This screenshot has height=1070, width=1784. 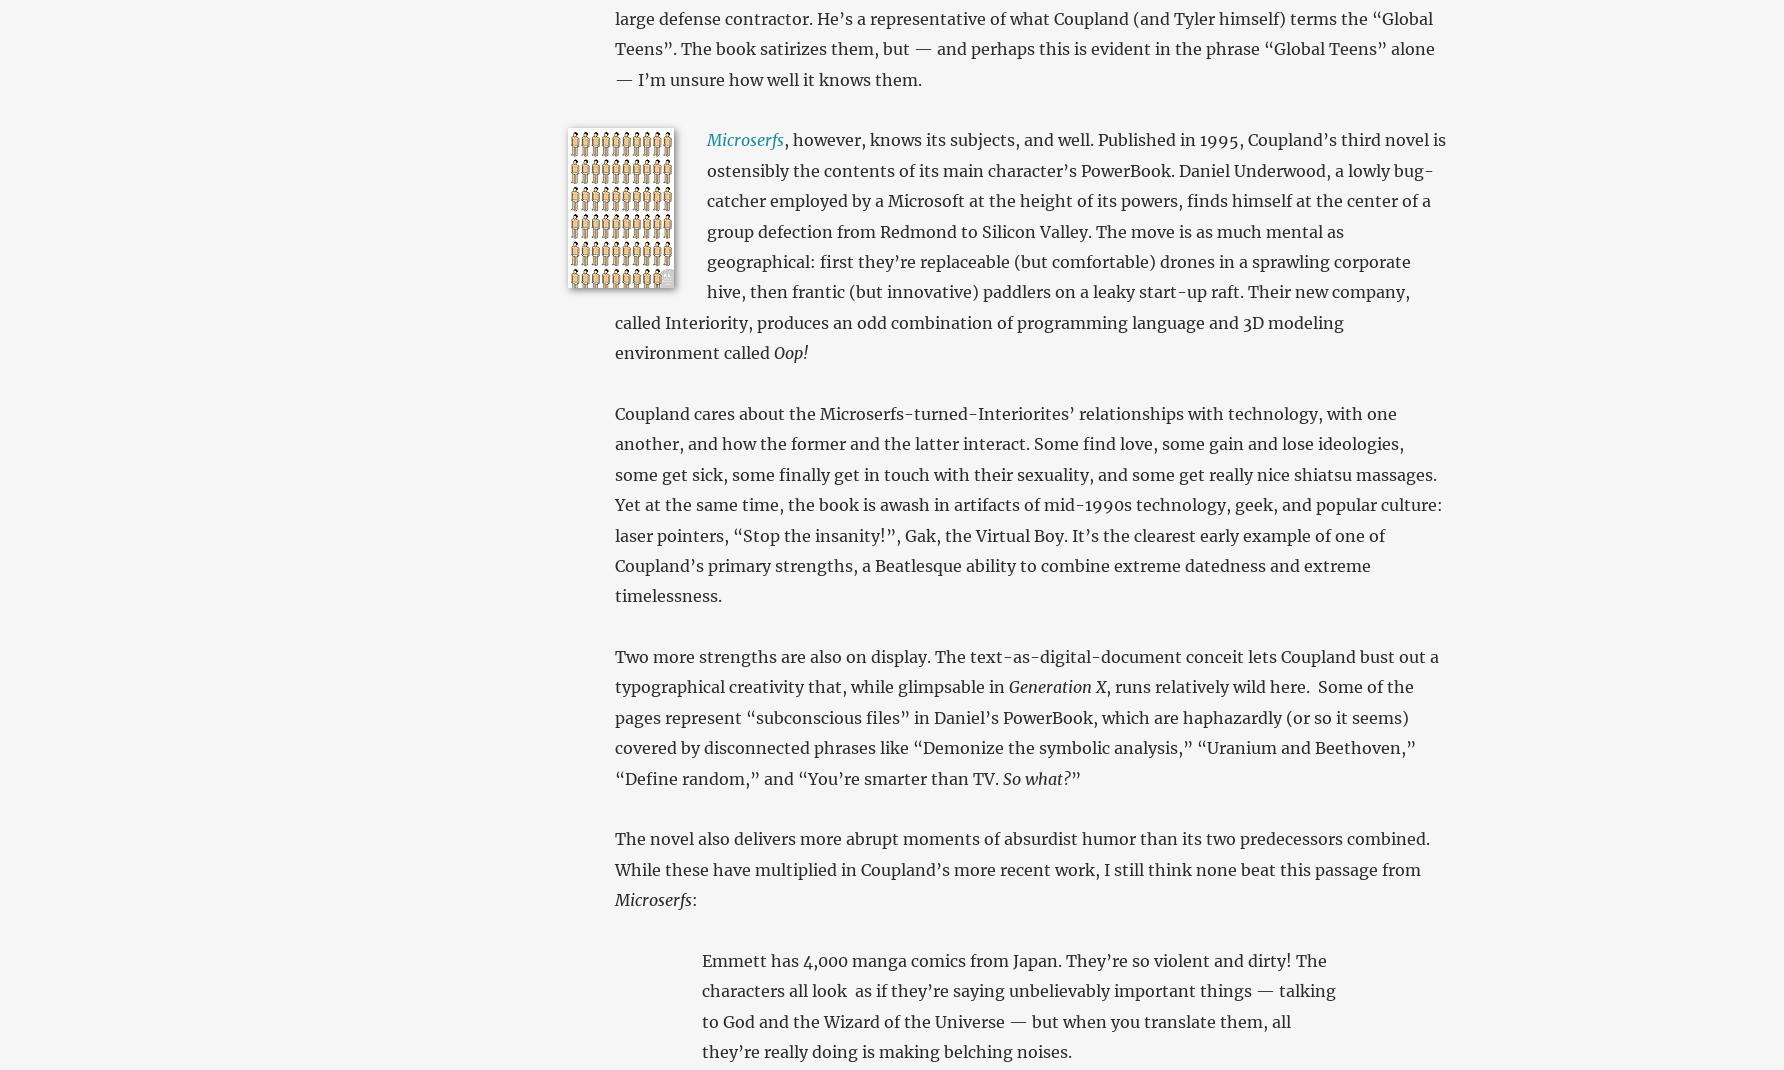 What do you see at coordinates (1024, 671) in the screenshot?
I see `'Two more strengths are also on display. The text-as-digital-document conceit lets Coupland bust out a typographical creativity that, while glimpsable in'` at bounding box center [1024, 671].